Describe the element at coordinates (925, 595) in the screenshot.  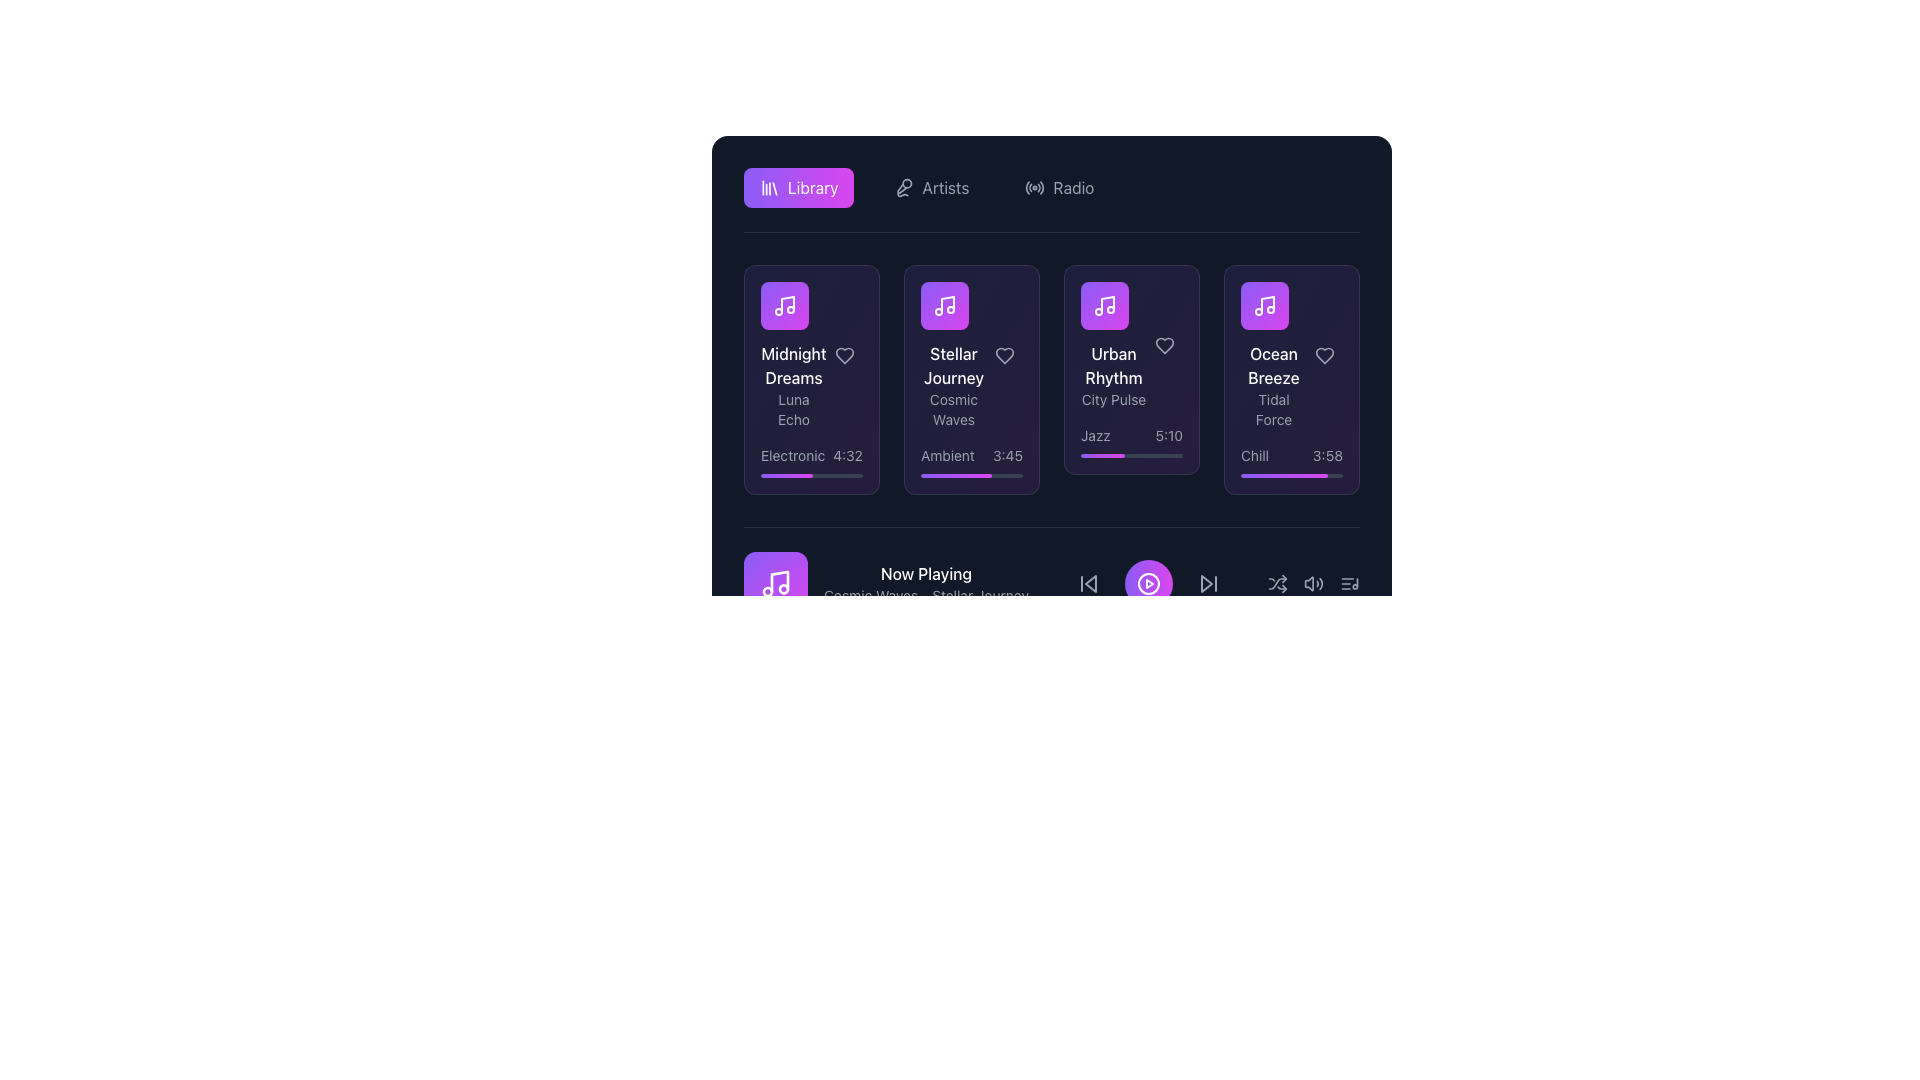
I see `the dynamic indicator label showing the title and subtitle of the currently playing track in the media player's now playing section, located below the 'Now Playing' label` at that location.